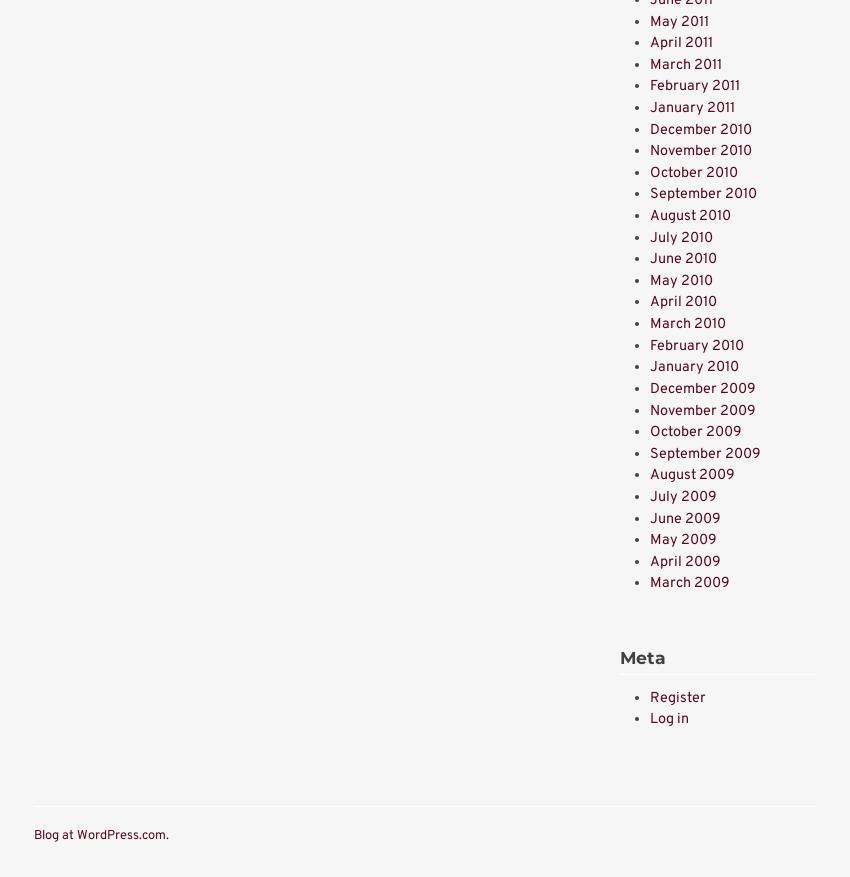 Image resolution: width=850 pixels, height=877 pixels. Describe the element at coordinates (686, 323) in the screenshot. I see `'March 2010'` at that location.